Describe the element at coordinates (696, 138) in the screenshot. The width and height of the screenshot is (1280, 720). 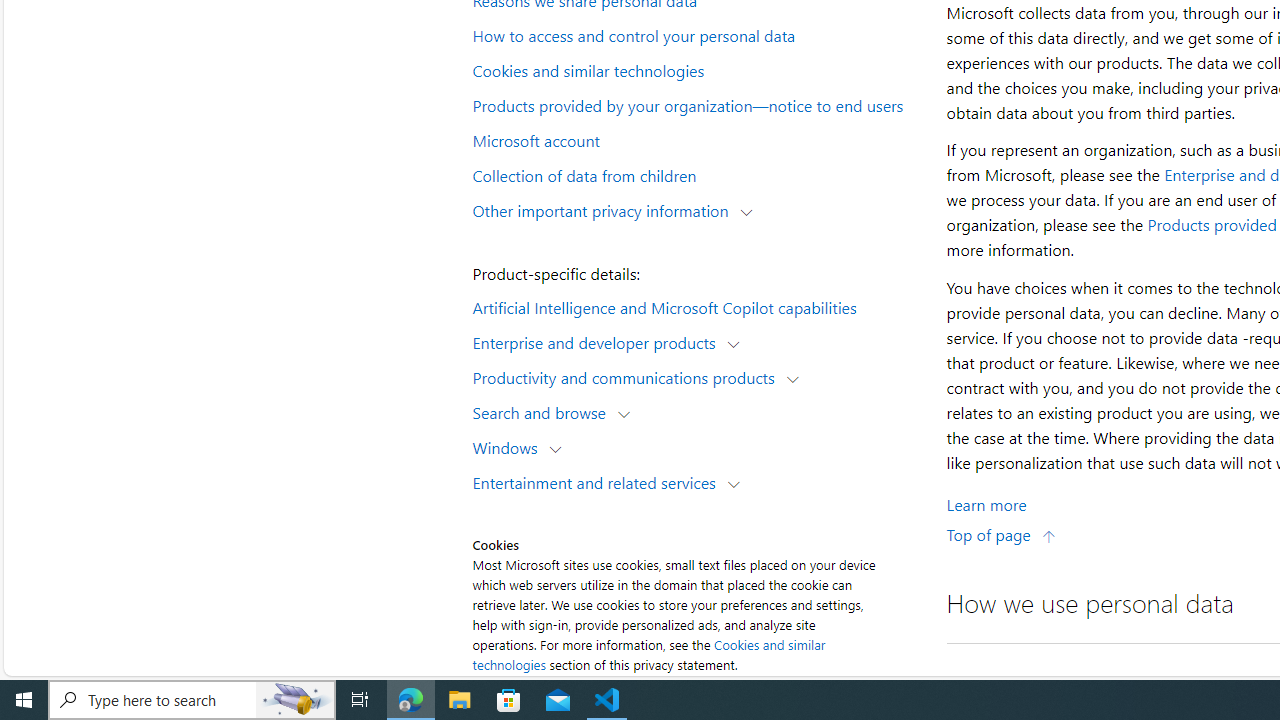
I see `'Microsoft account'` at that location.